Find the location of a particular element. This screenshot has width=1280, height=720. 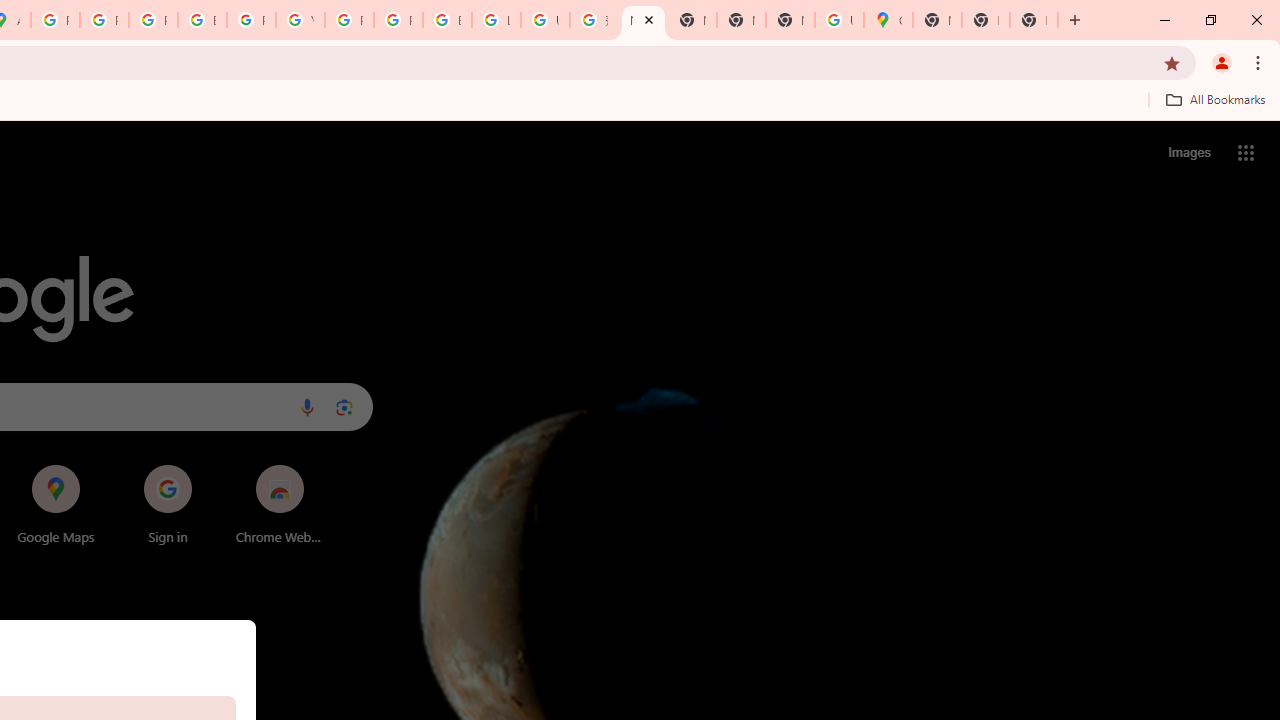

'New Tab' is located at coordinates (936, 20).